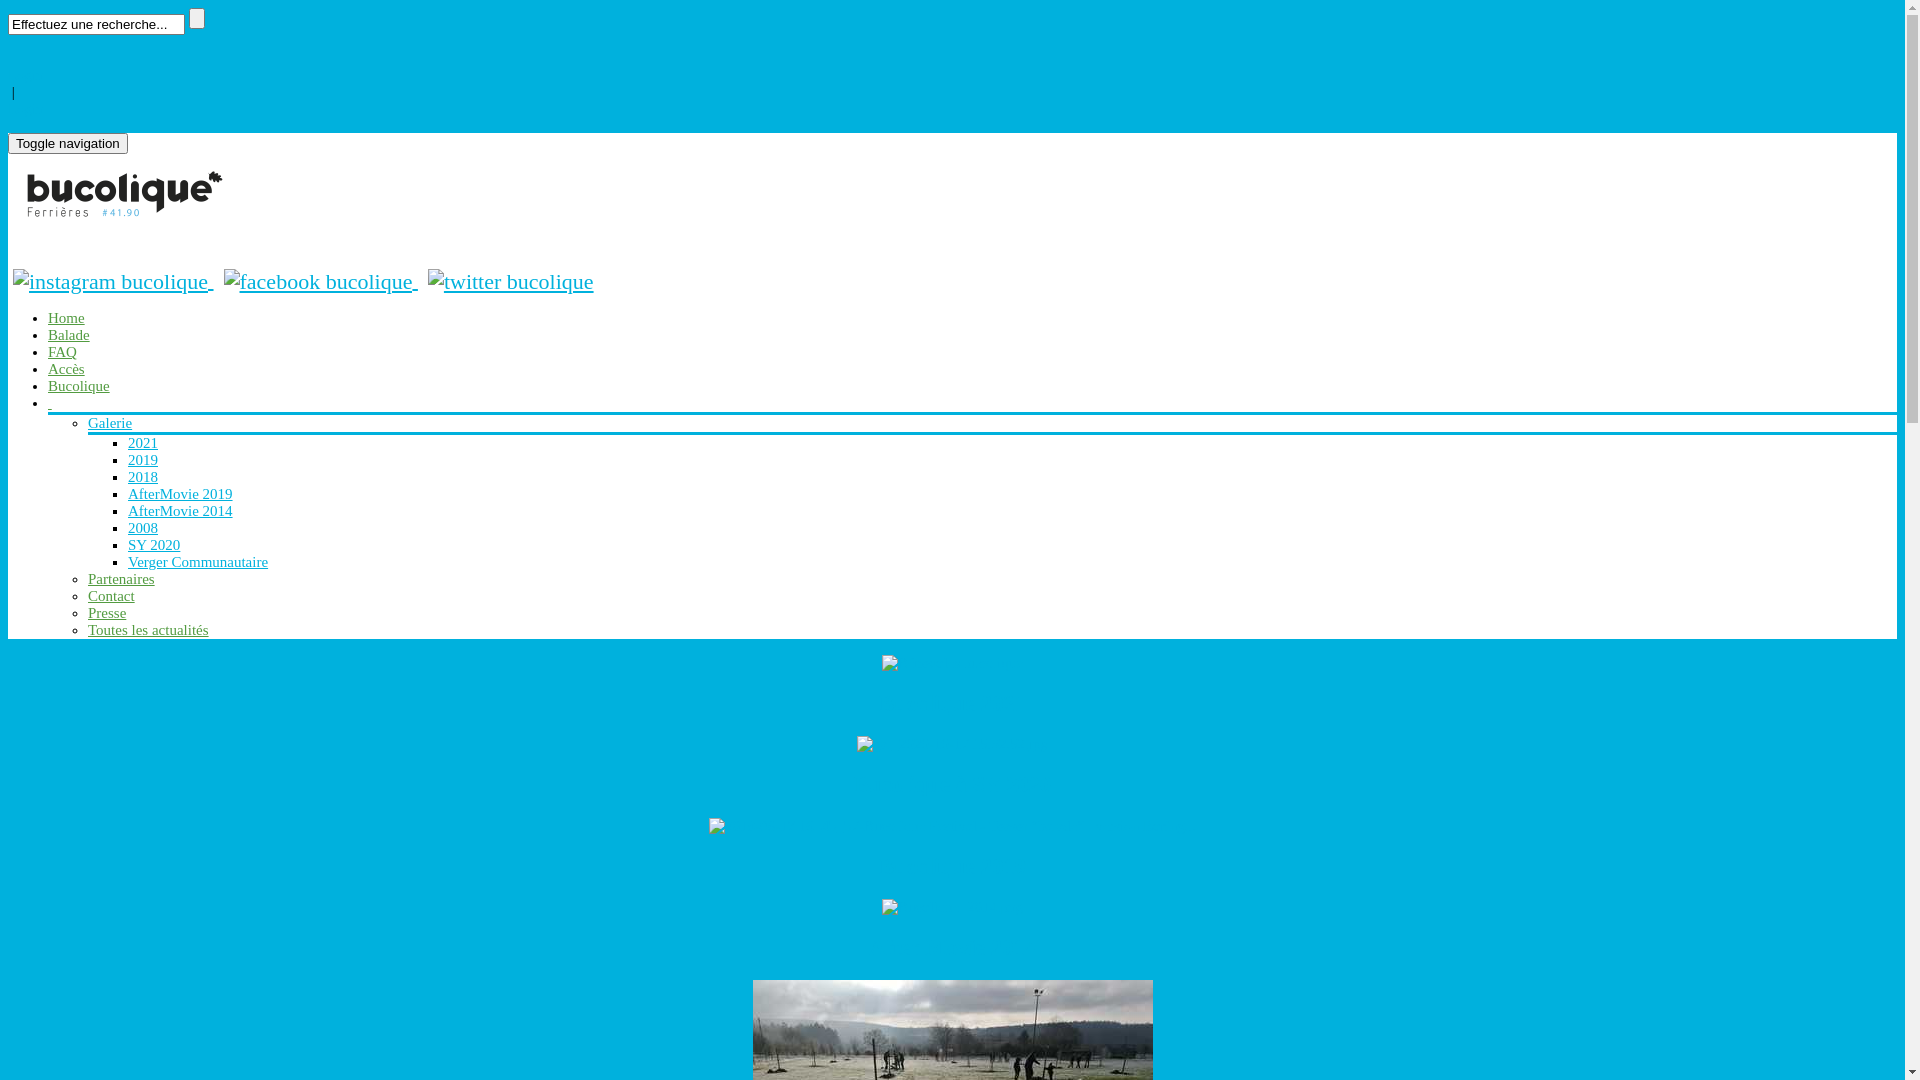  I want to click on 'Login', so click(25, 73).